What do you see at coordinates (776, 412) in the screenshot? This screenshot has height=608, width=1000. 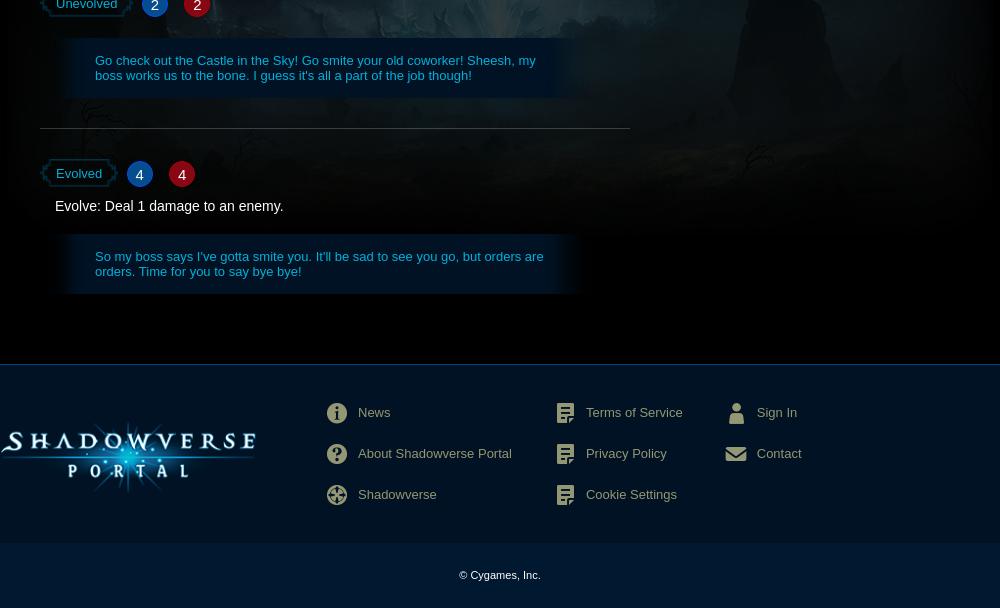 I see `'Sign In'` at bounding box center [776, 412].